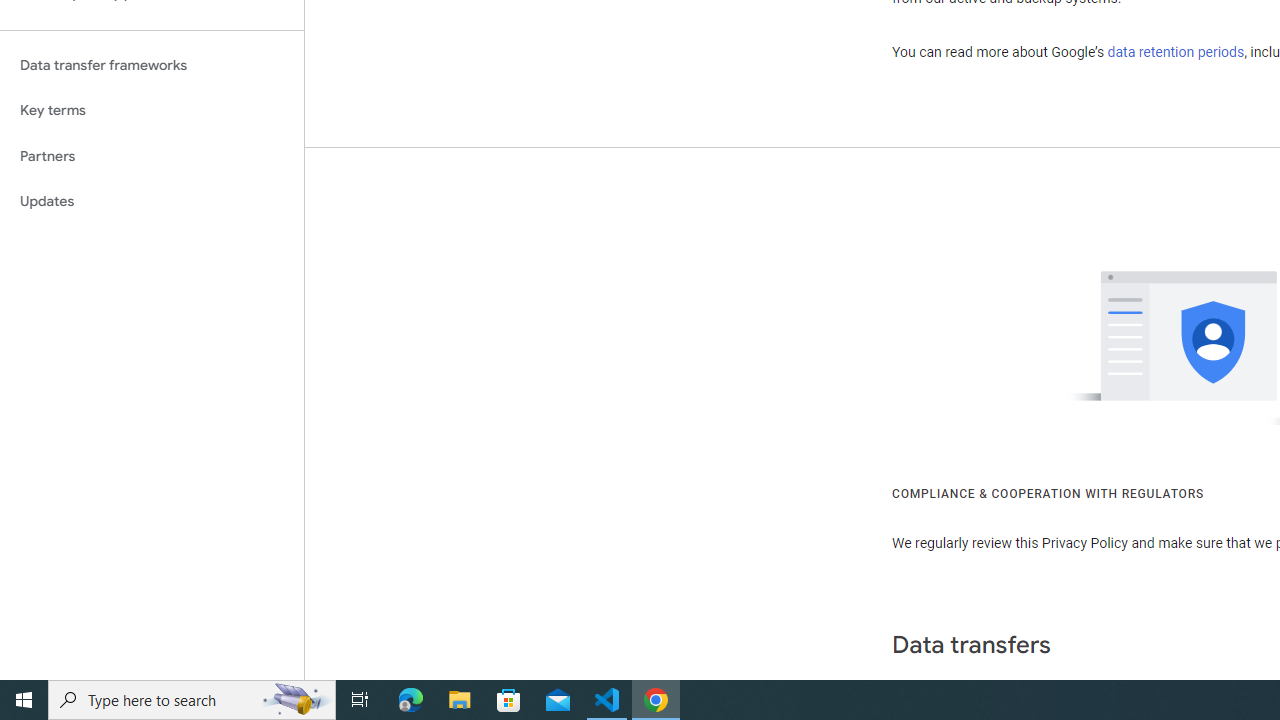 The image size is (1280, 720). I want to click on 'Partners', so click(151, 155).